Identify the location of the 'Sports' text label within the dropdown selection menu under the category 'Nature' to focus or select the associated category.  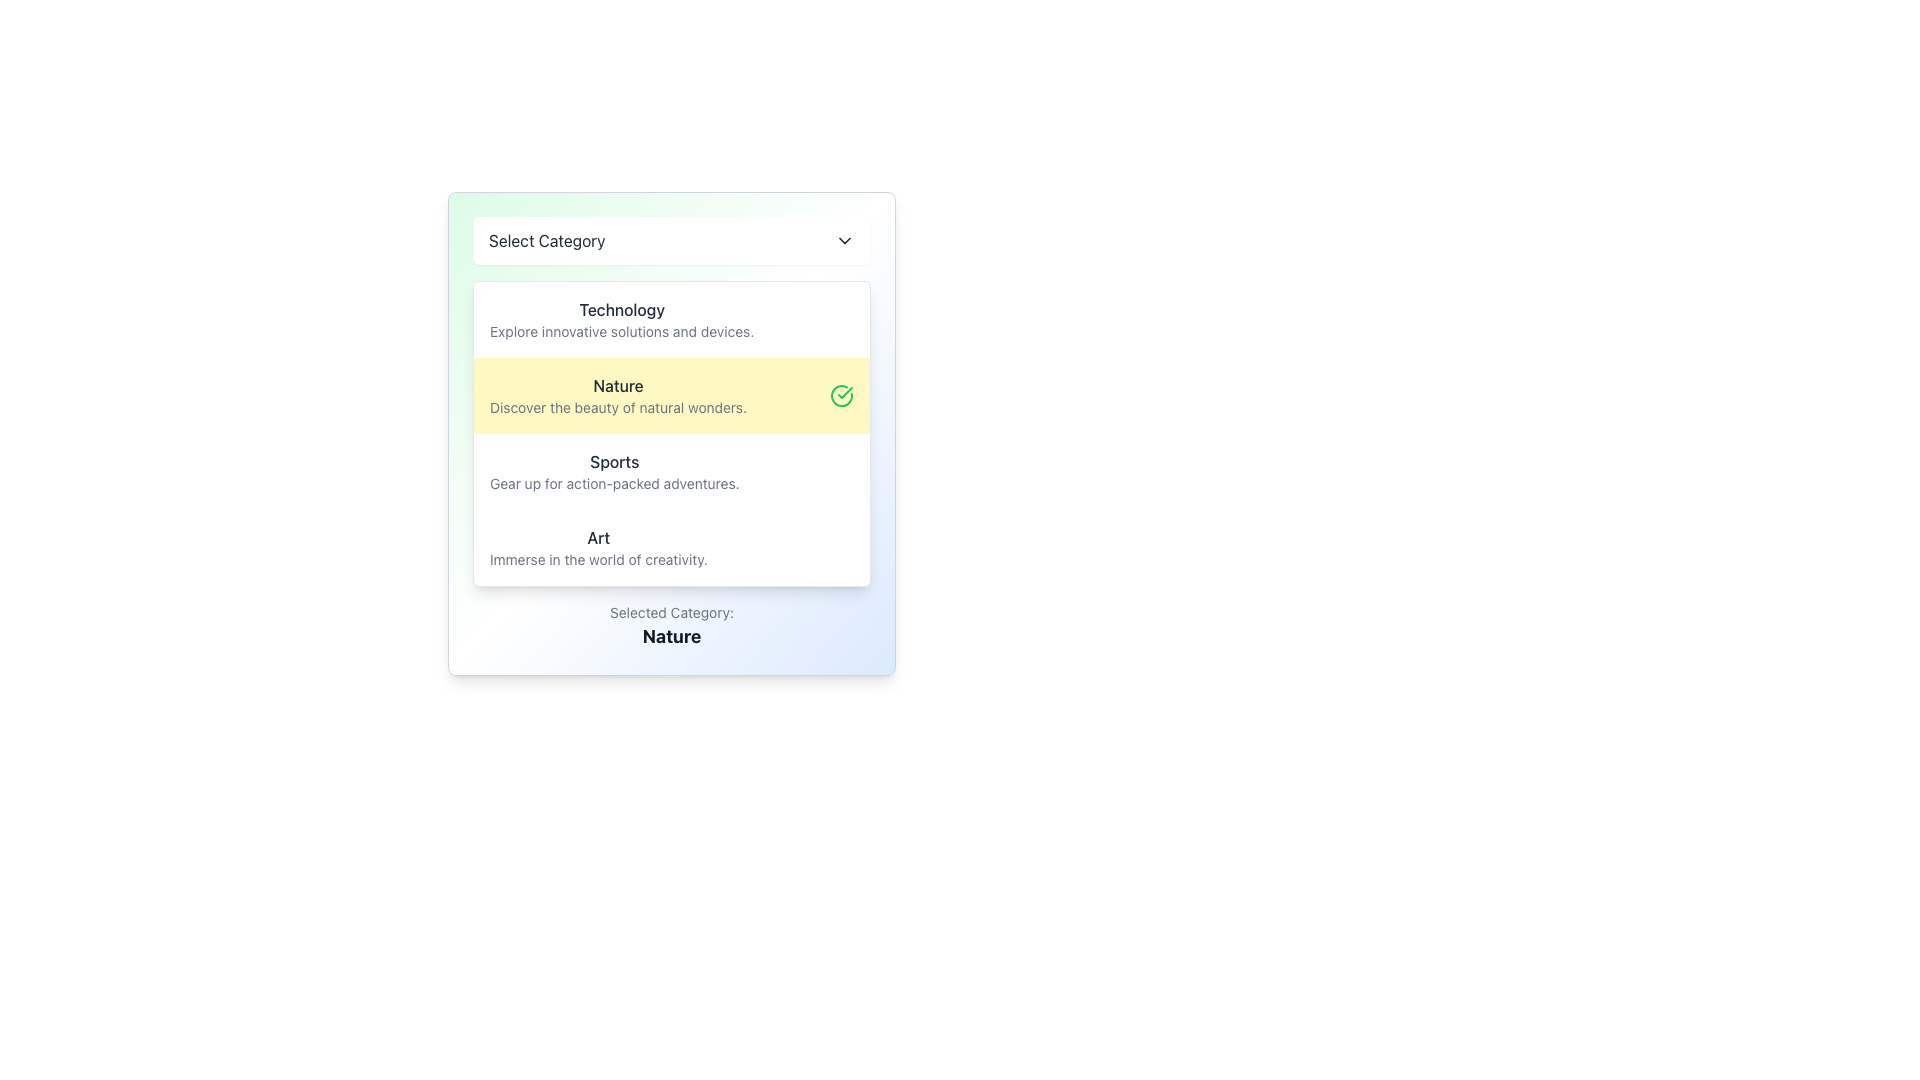
(613, 462).